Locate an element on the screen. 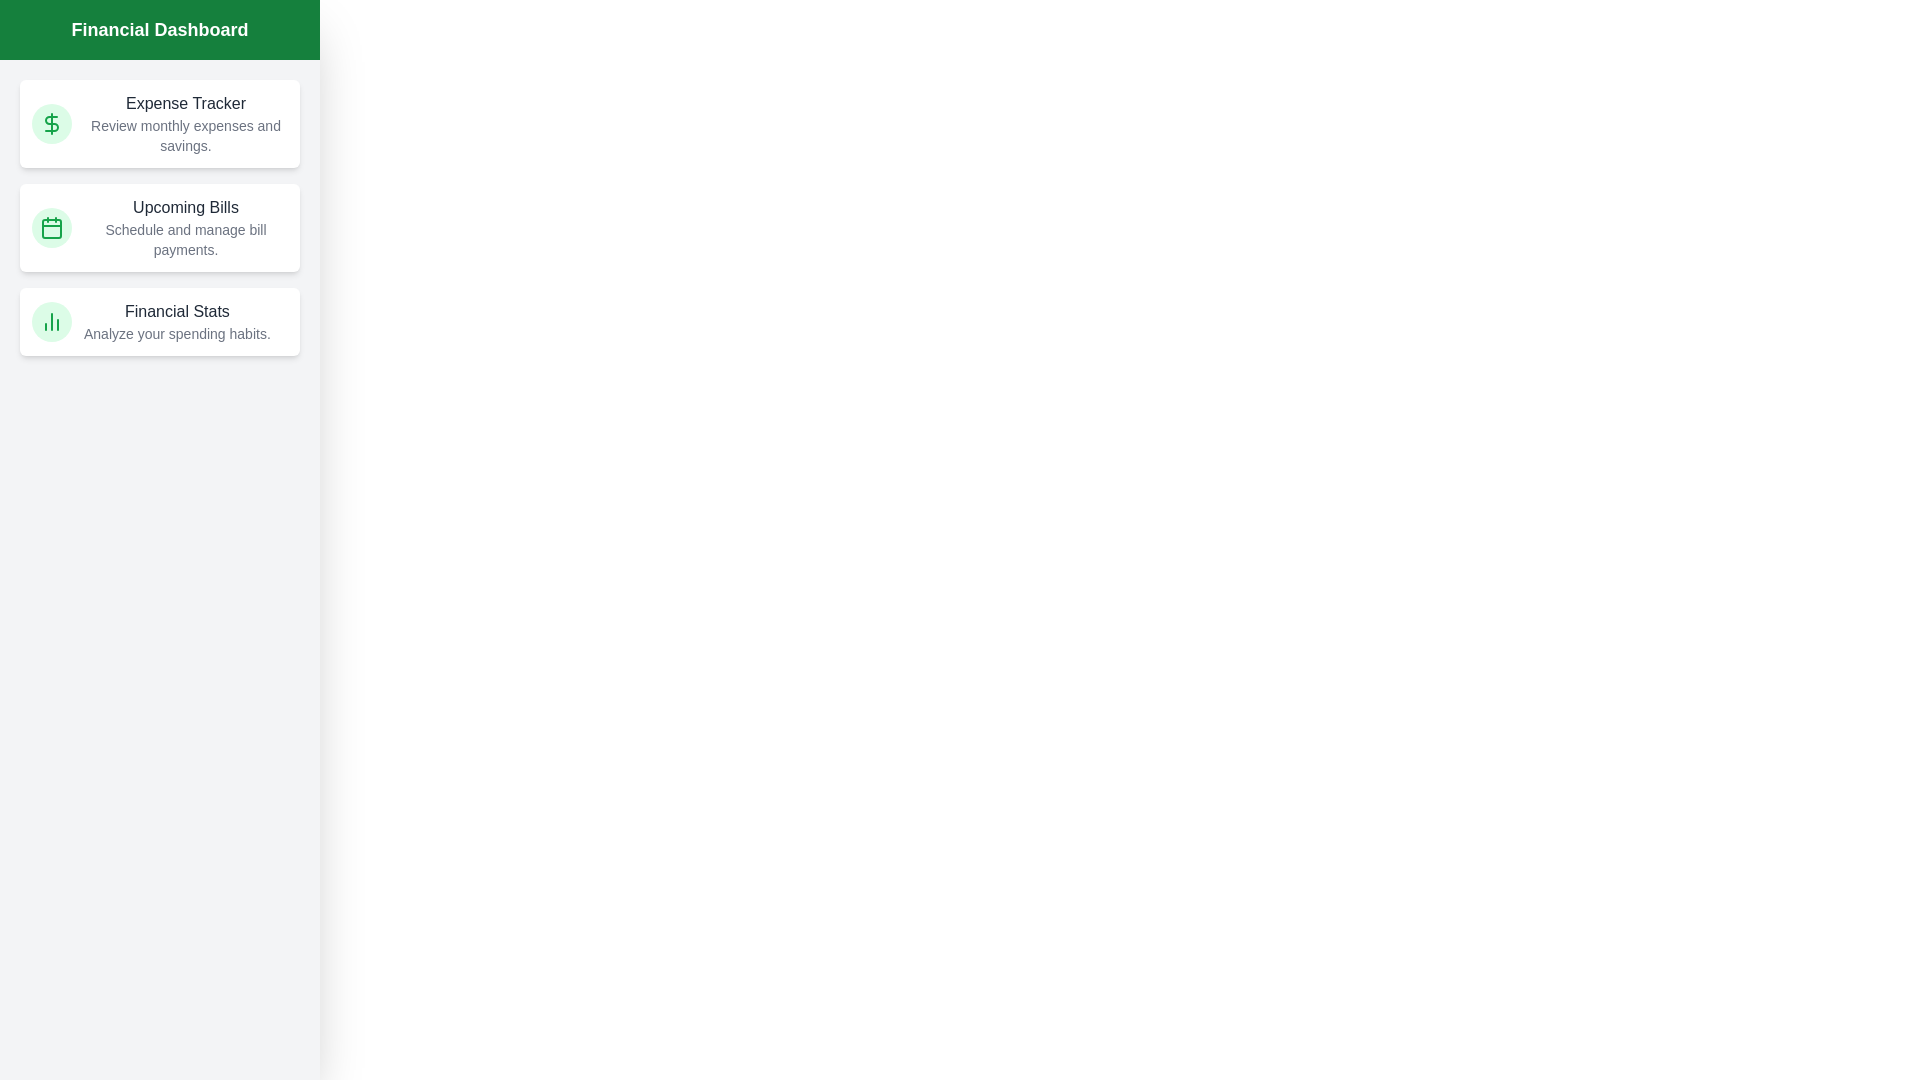 The image size is (1920, 1080). the item labeled Financial Stats is located at coordinates (158, 320).